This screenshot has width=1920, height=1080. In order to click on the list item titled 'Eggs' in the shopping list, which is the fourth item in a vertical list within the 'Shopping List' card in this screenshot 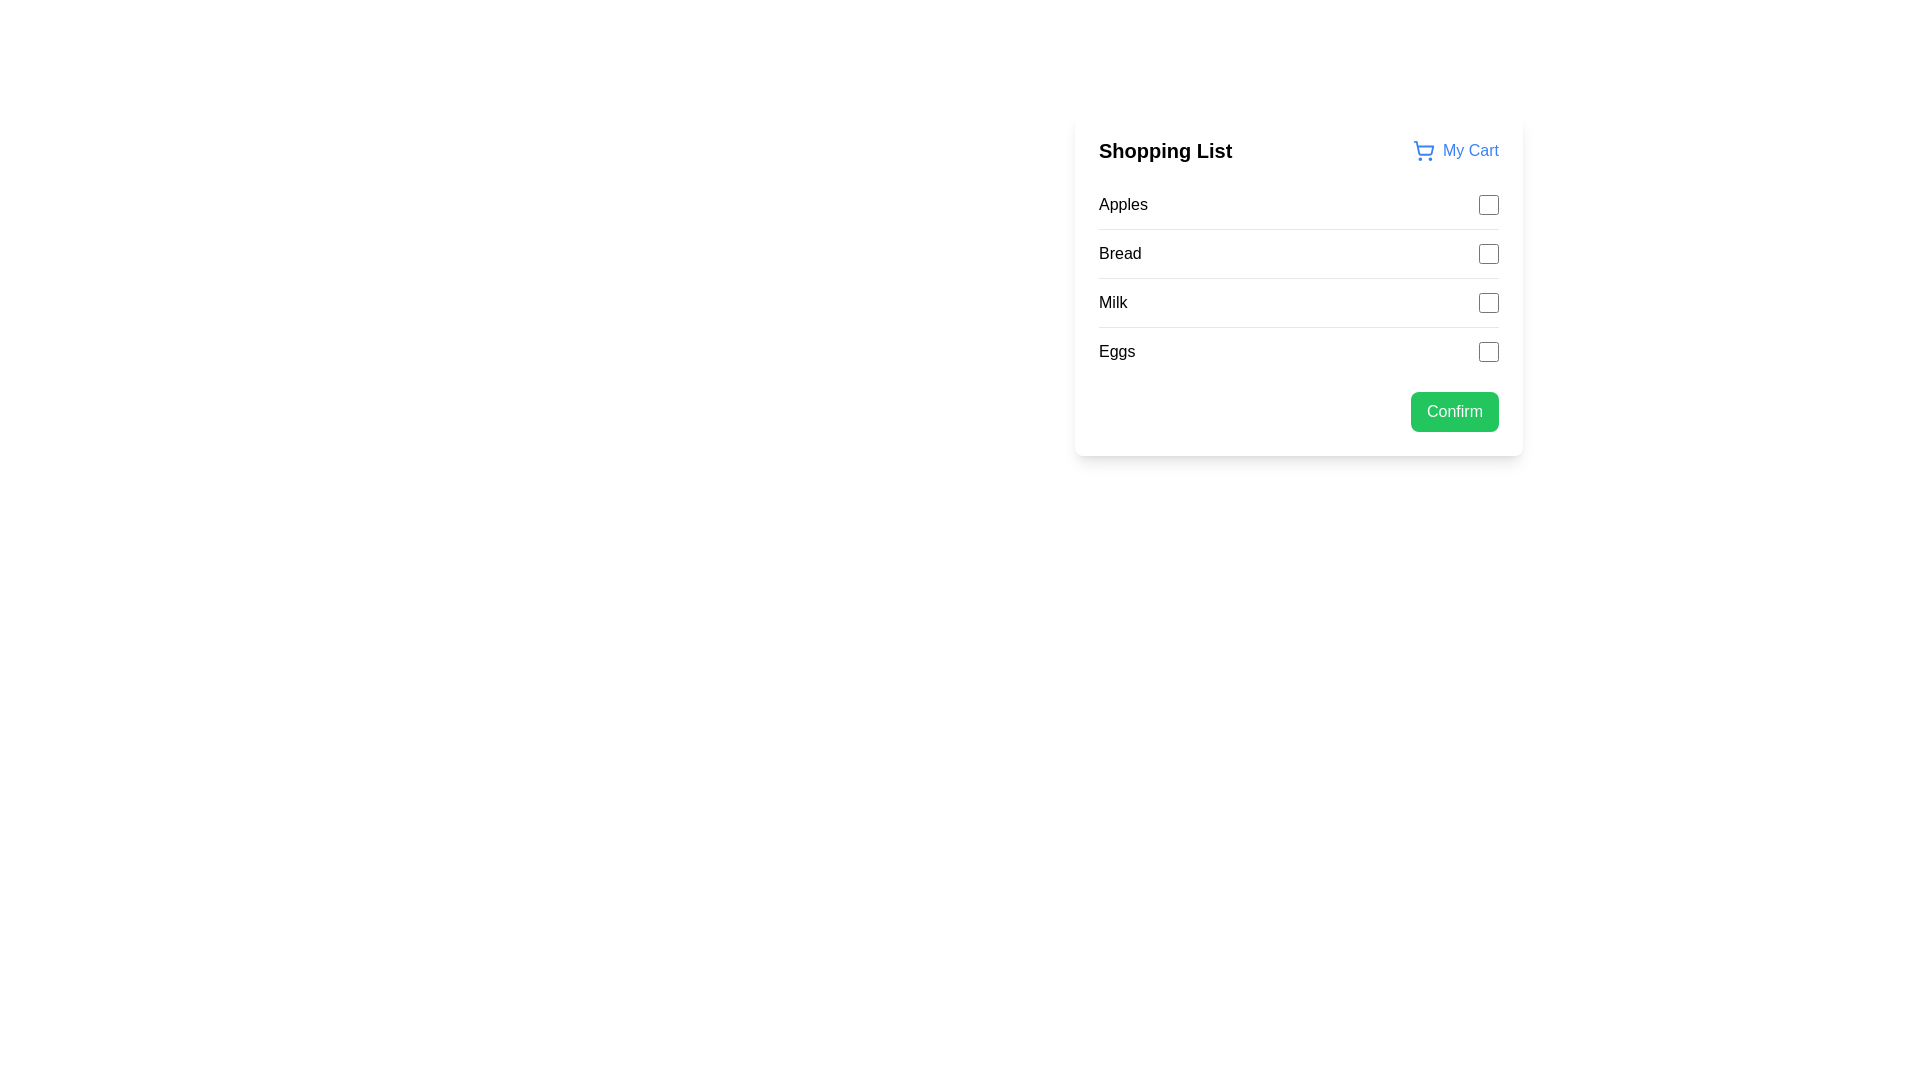, I will do `click(1299, 350)`.